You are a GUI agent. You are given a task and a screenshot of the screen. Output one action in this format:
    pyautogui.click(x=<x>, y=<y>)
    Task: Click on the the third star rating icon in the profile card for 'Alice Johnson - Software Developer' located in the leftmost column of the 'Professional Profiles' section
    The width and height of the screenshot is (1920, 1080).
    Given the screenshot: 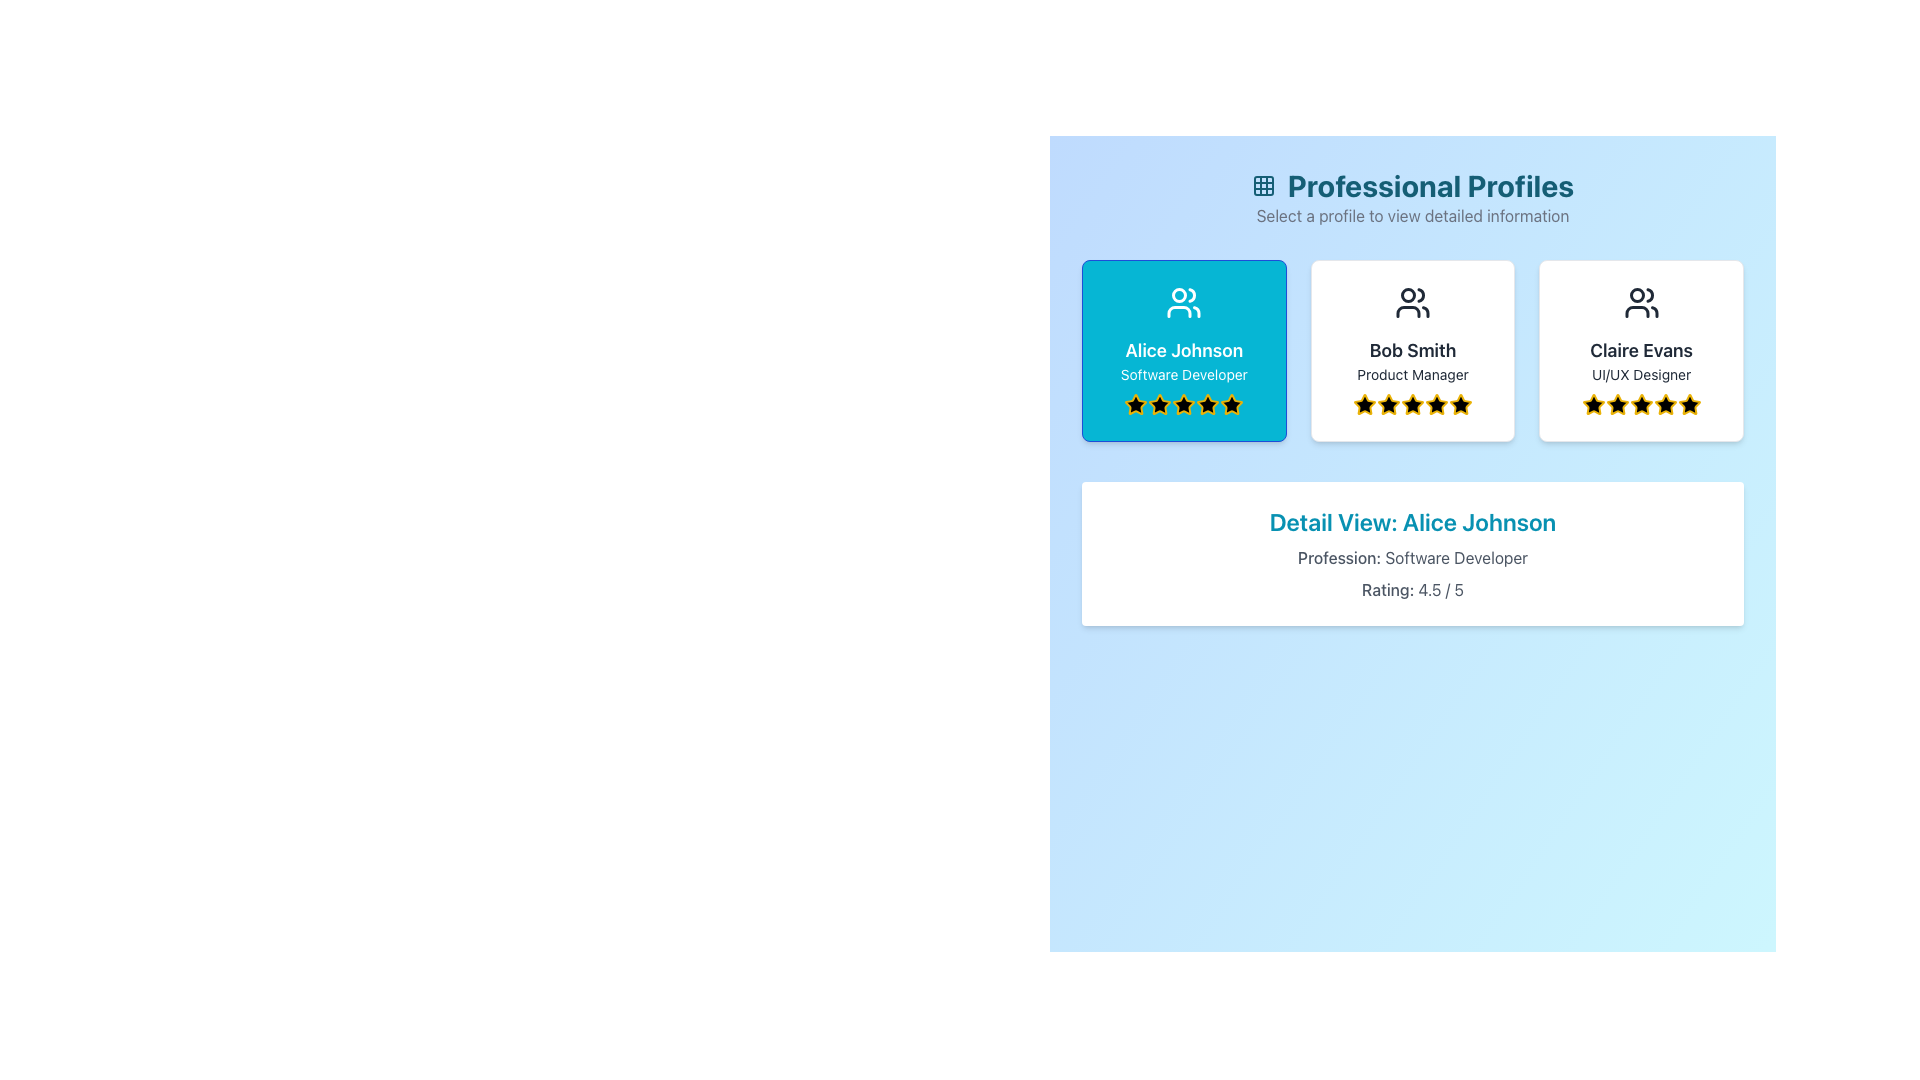 What is the action you would take?
    pyautogui.click(x=1184, y=405)
    